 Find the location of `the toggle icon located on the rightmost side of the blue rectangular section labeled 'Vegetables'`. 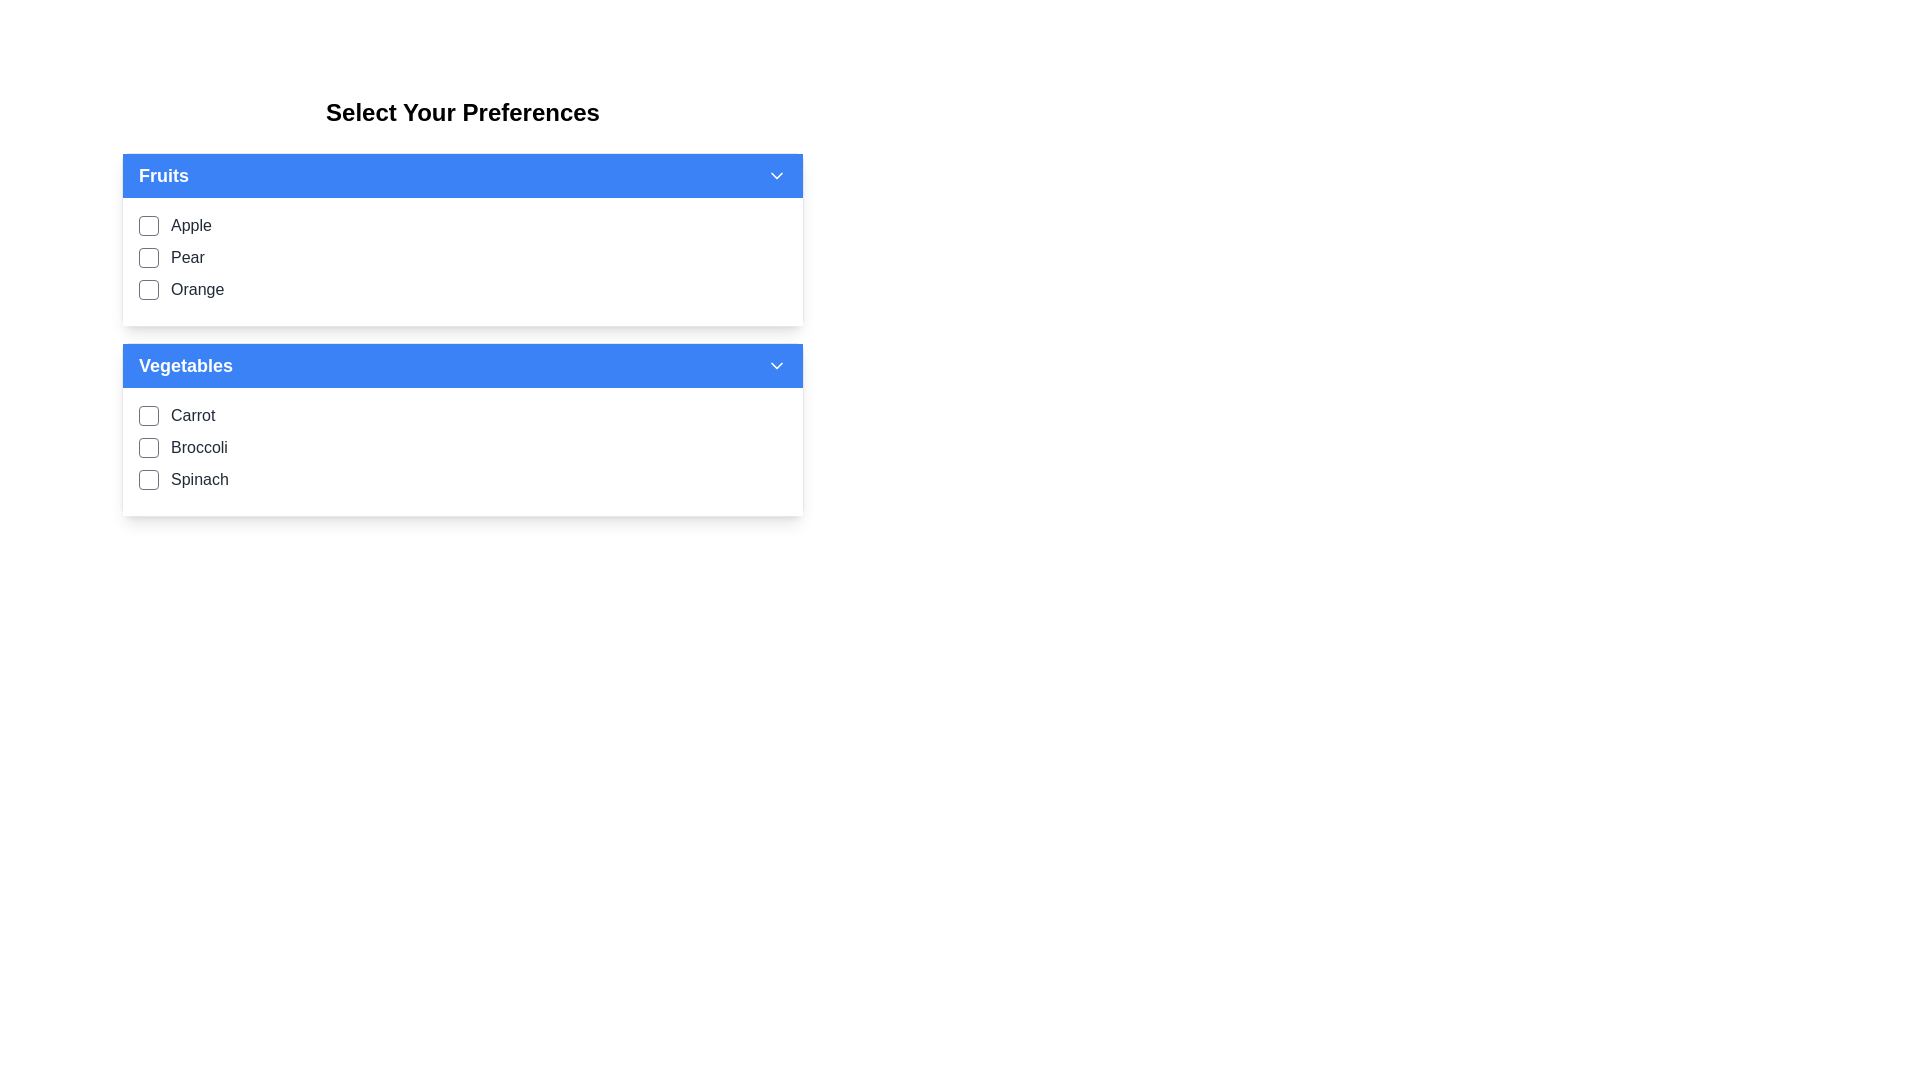

the toggle icon located on the rightmost side of the blue rectangular section labeled 'Vegetables' is located at coordinates (776, 366).